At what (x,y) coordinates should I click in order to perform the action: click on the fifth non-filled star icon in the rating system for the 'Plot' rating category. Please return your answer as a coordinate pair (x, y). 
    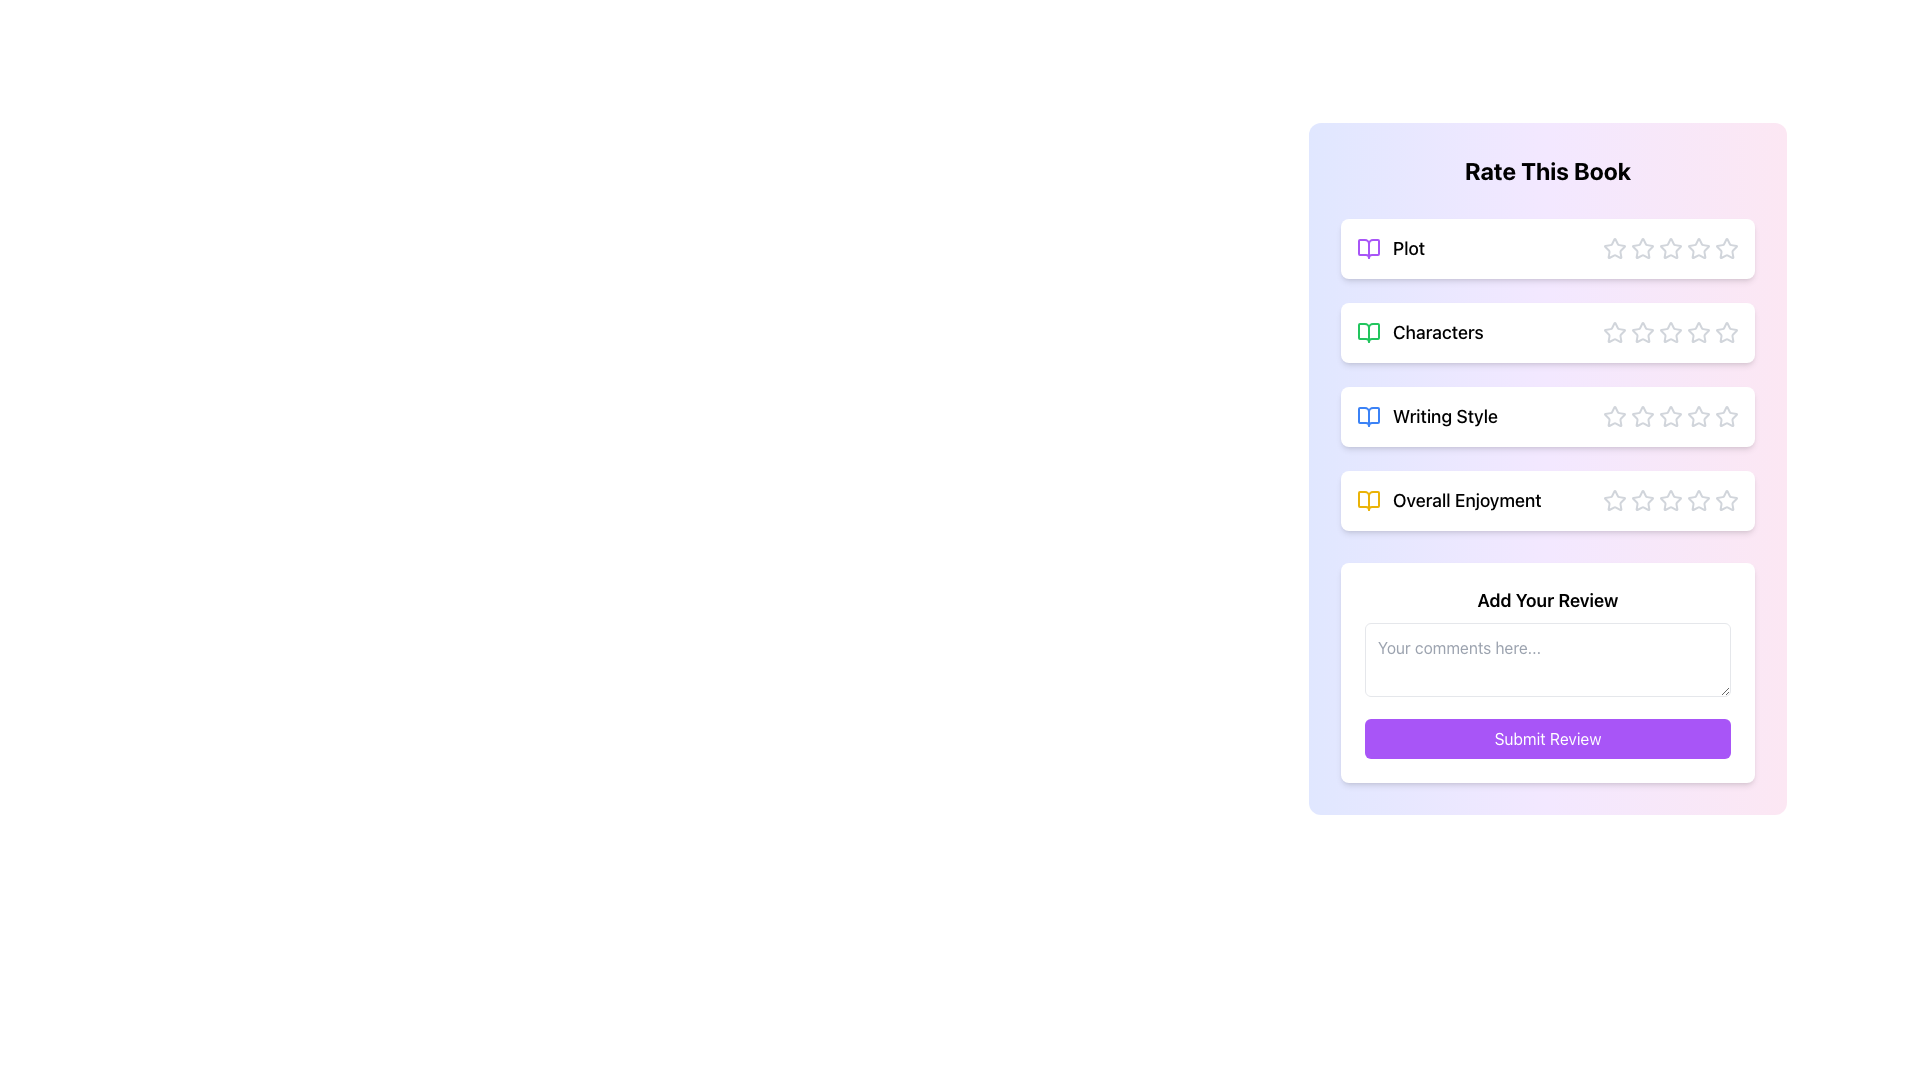
    Looking at the image, I should click on (1726, 248).